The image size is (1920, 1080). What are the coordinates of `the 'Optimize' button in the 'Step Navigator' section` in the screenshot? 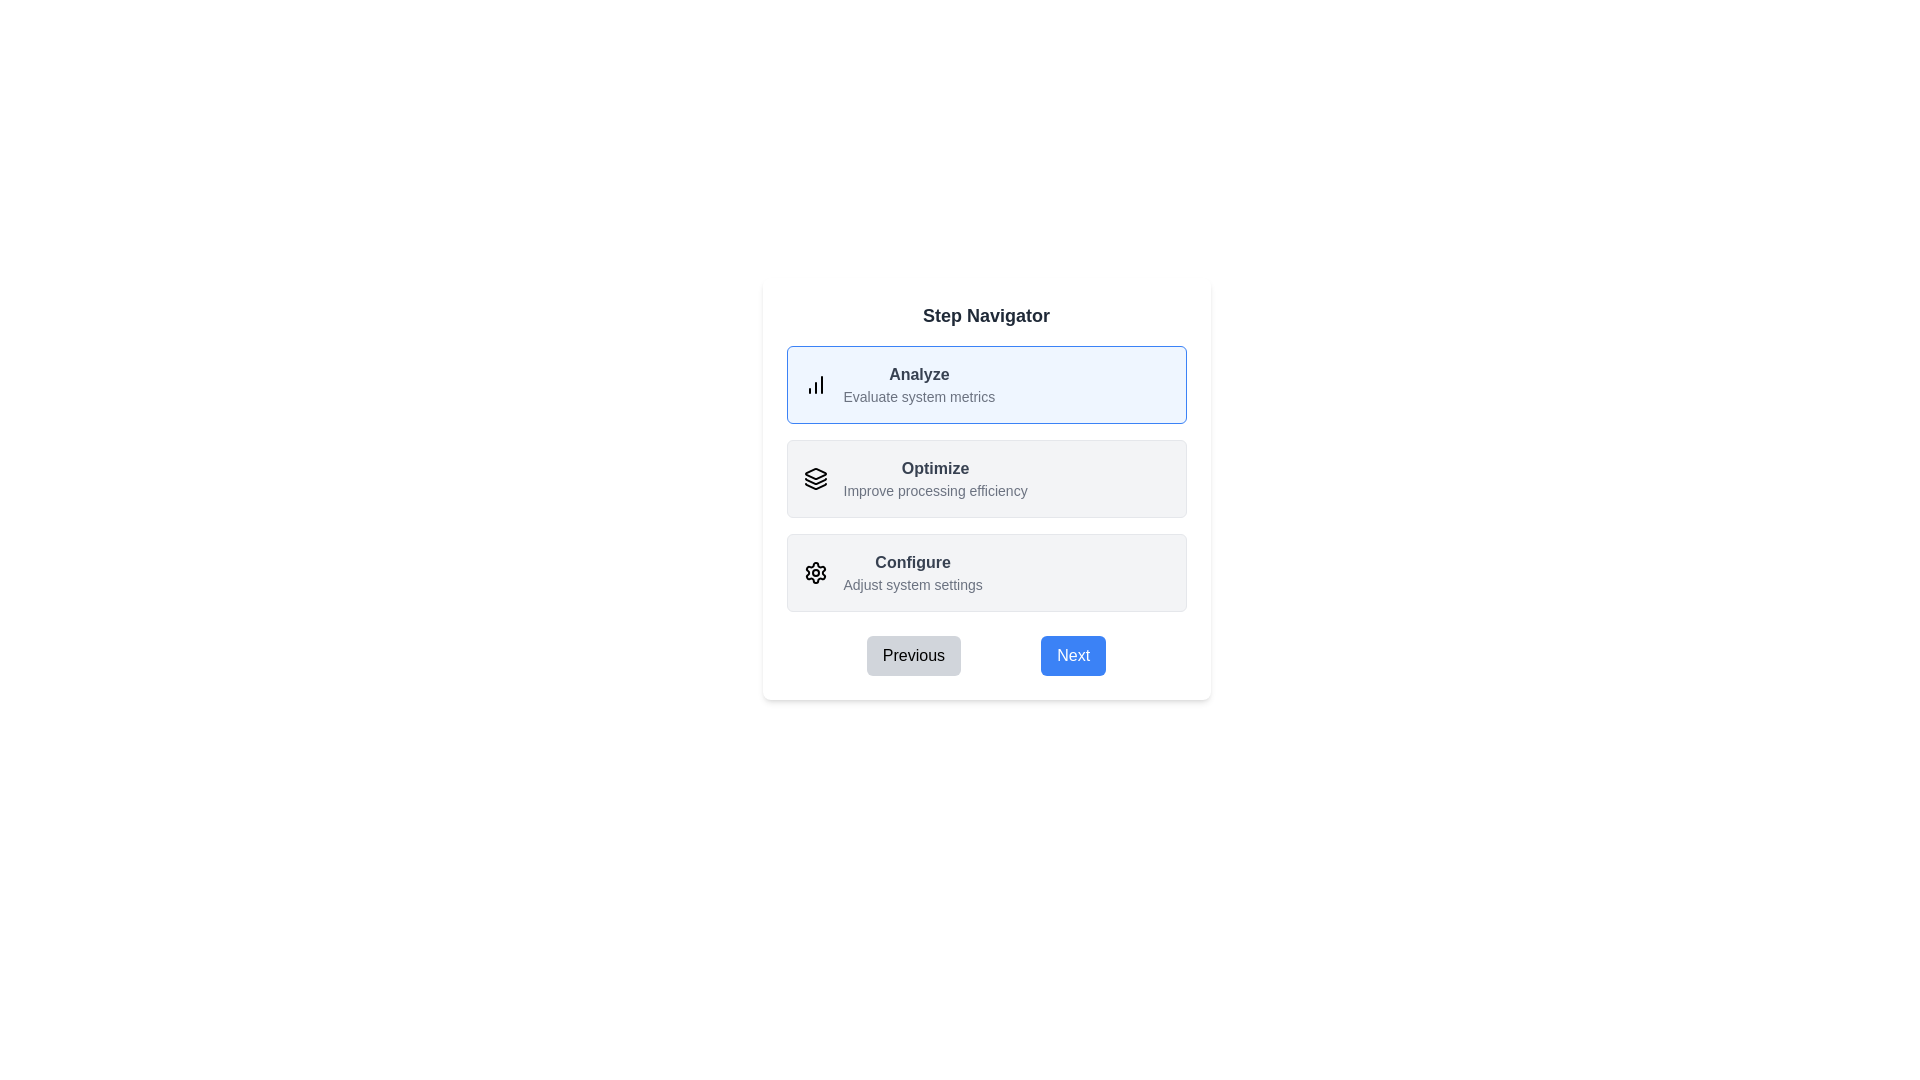 It's located at (986, 478).